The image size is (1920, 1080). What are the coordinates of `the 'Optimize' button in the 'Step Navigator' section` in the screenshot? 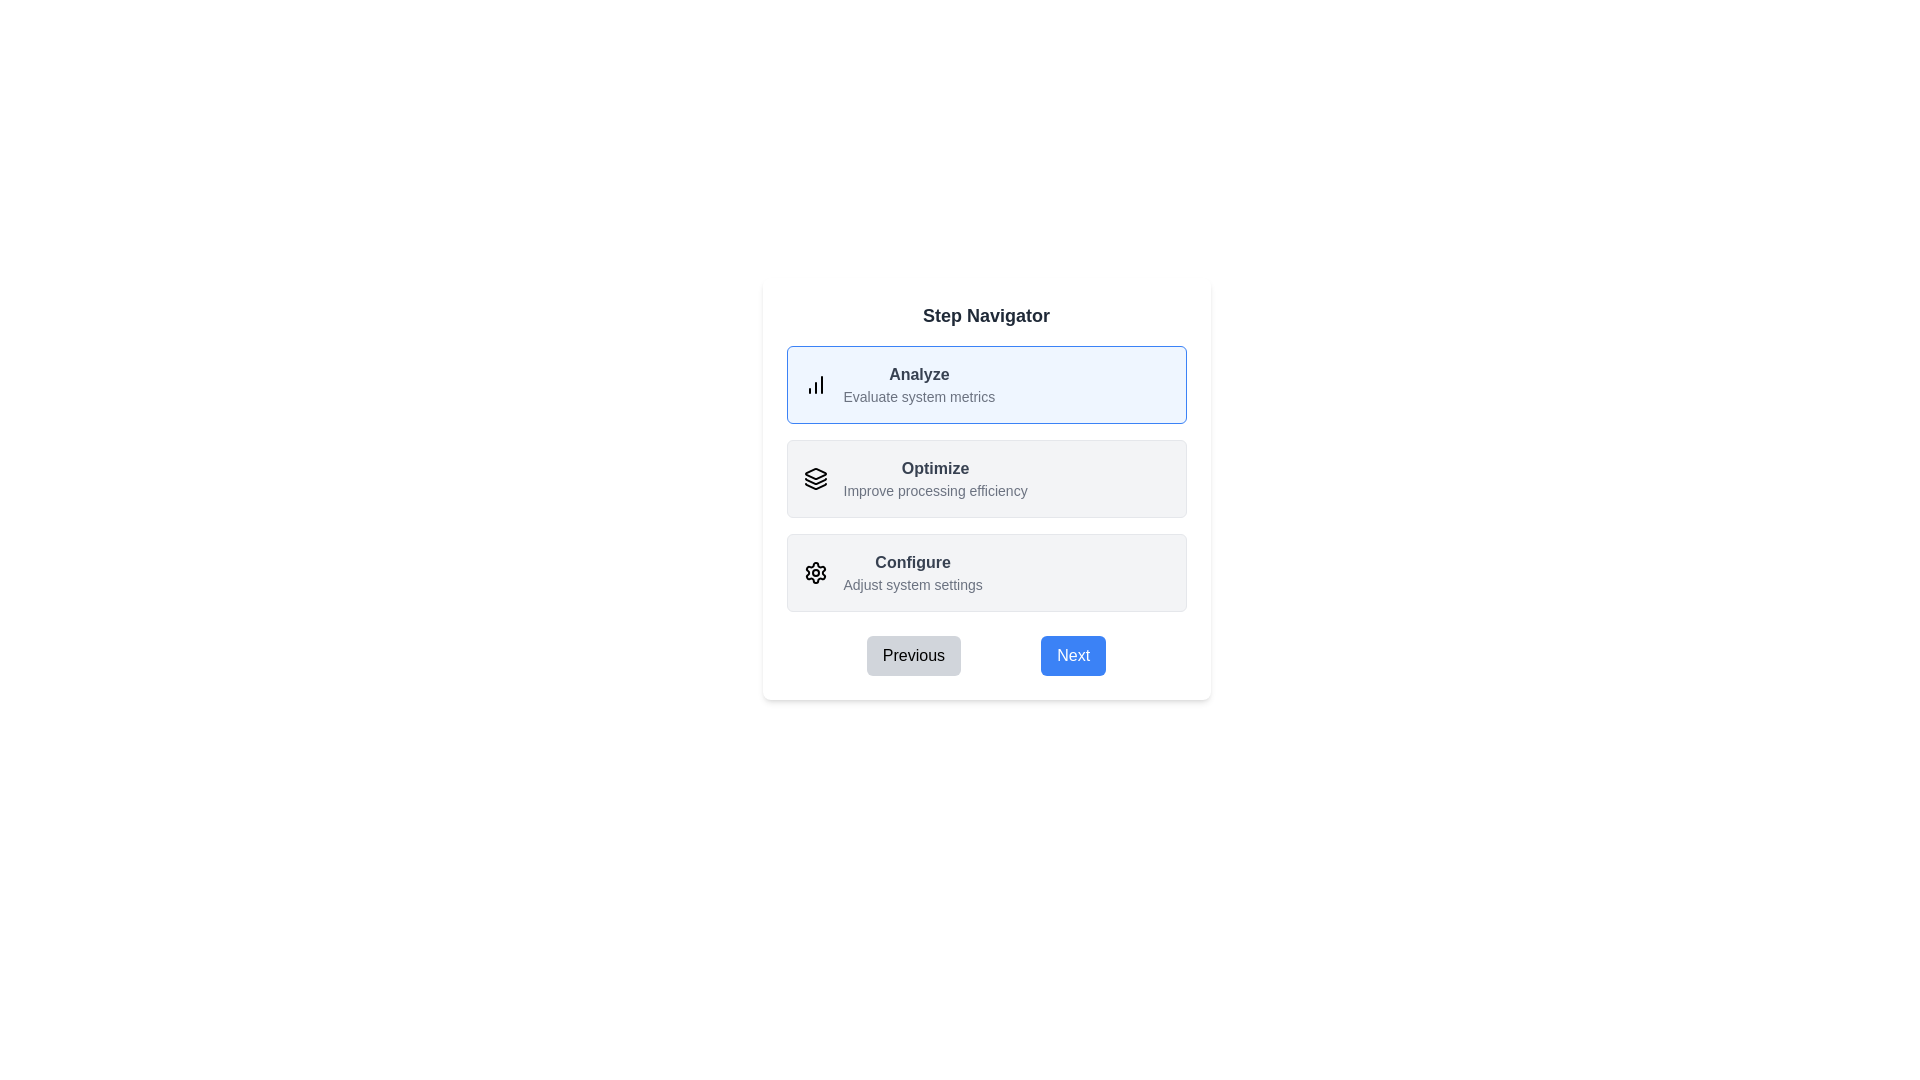 It's located at (986, 478).